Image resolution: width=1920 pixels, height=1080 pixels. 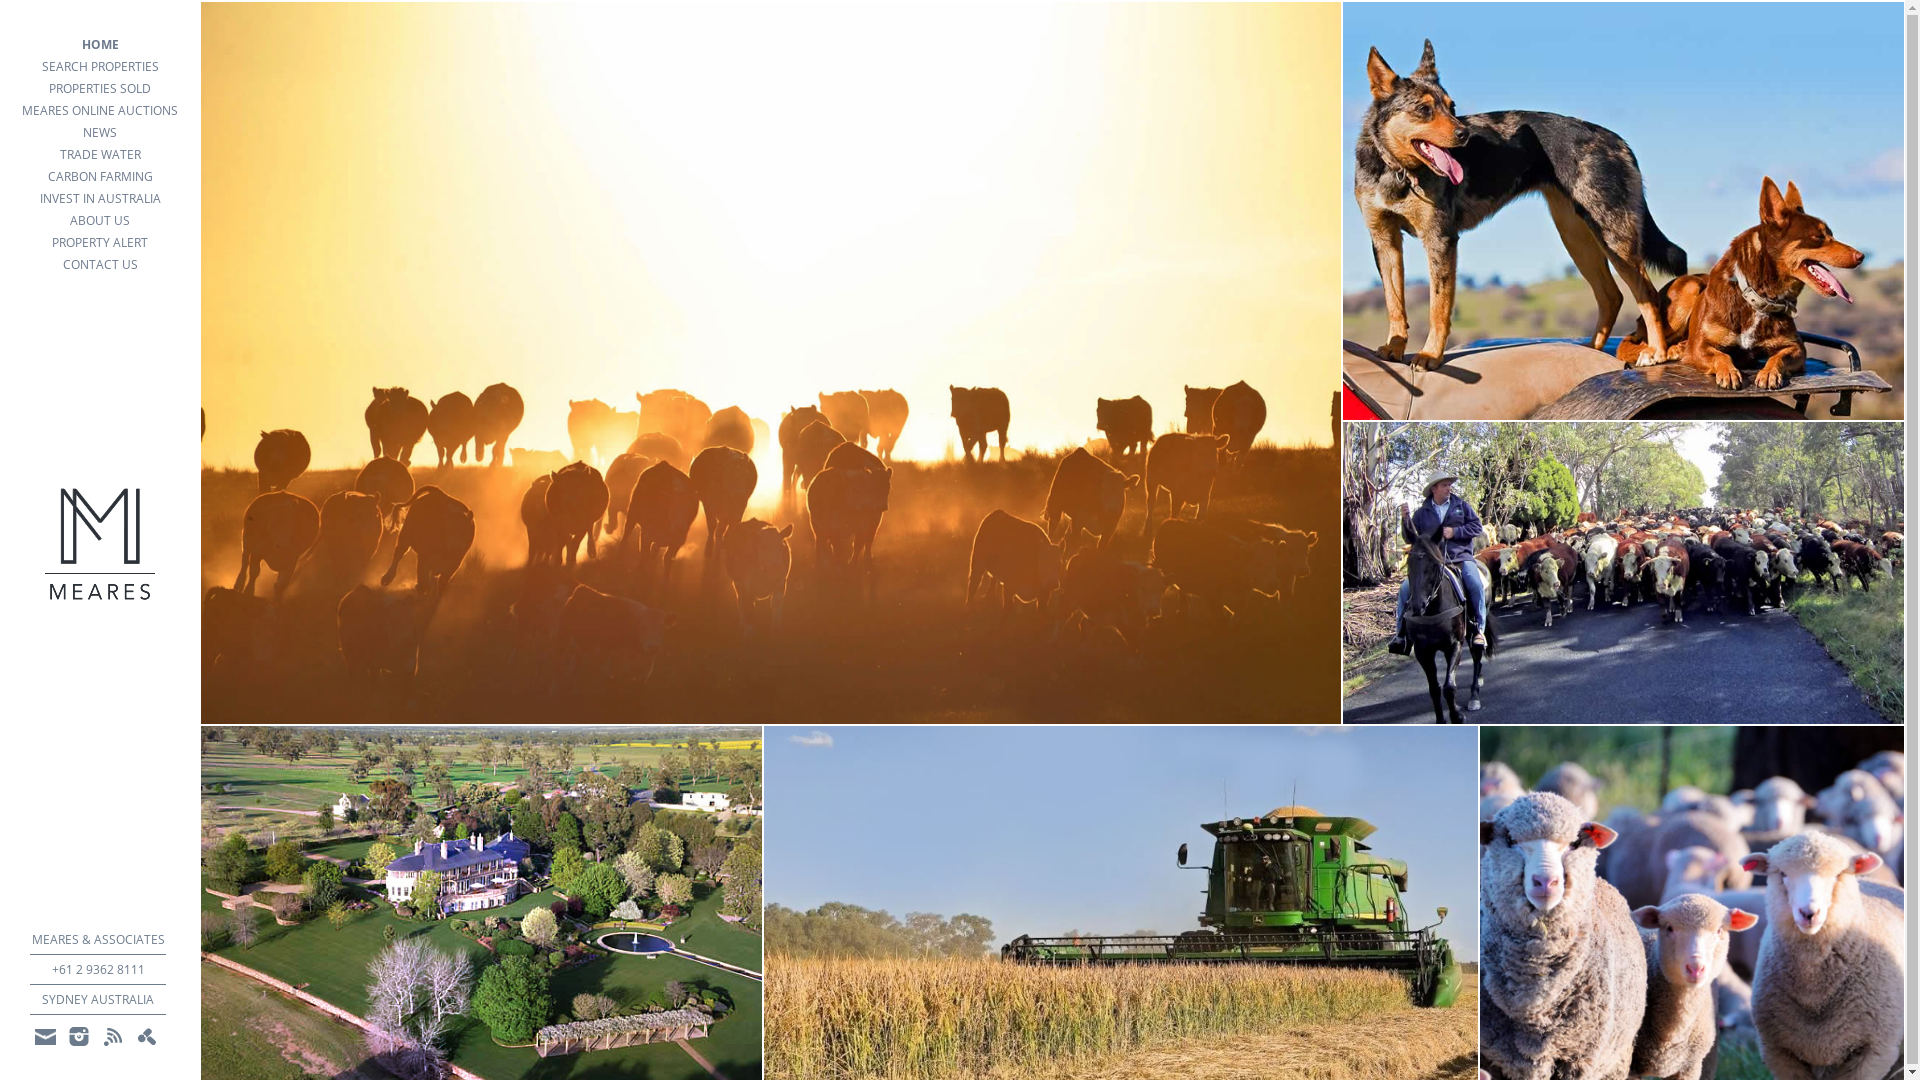 What do you see at coordinates (0, 176) in the screenshot?
I see `'CARBON FARMING'` at bounding box center [0, 176].